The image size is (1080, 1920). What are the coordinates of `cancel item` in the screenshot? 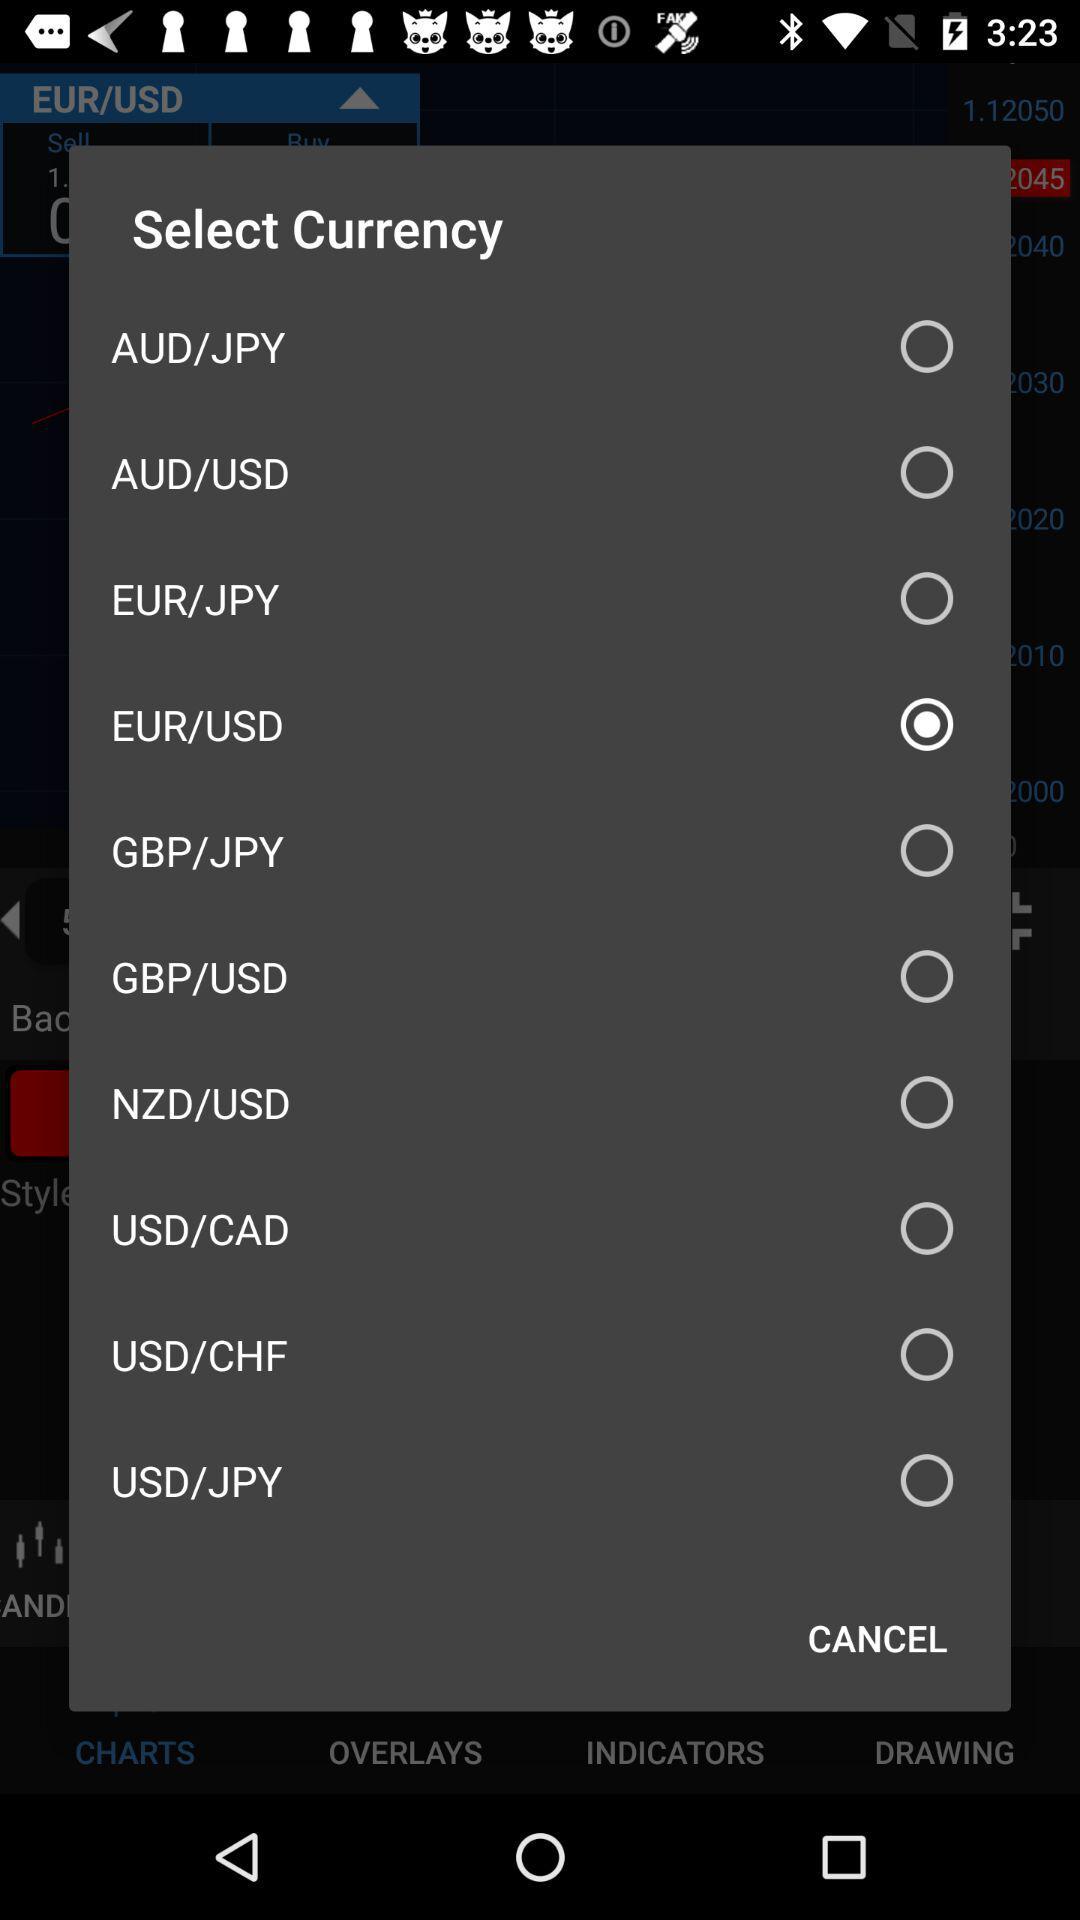 It's located at (876, 1637).